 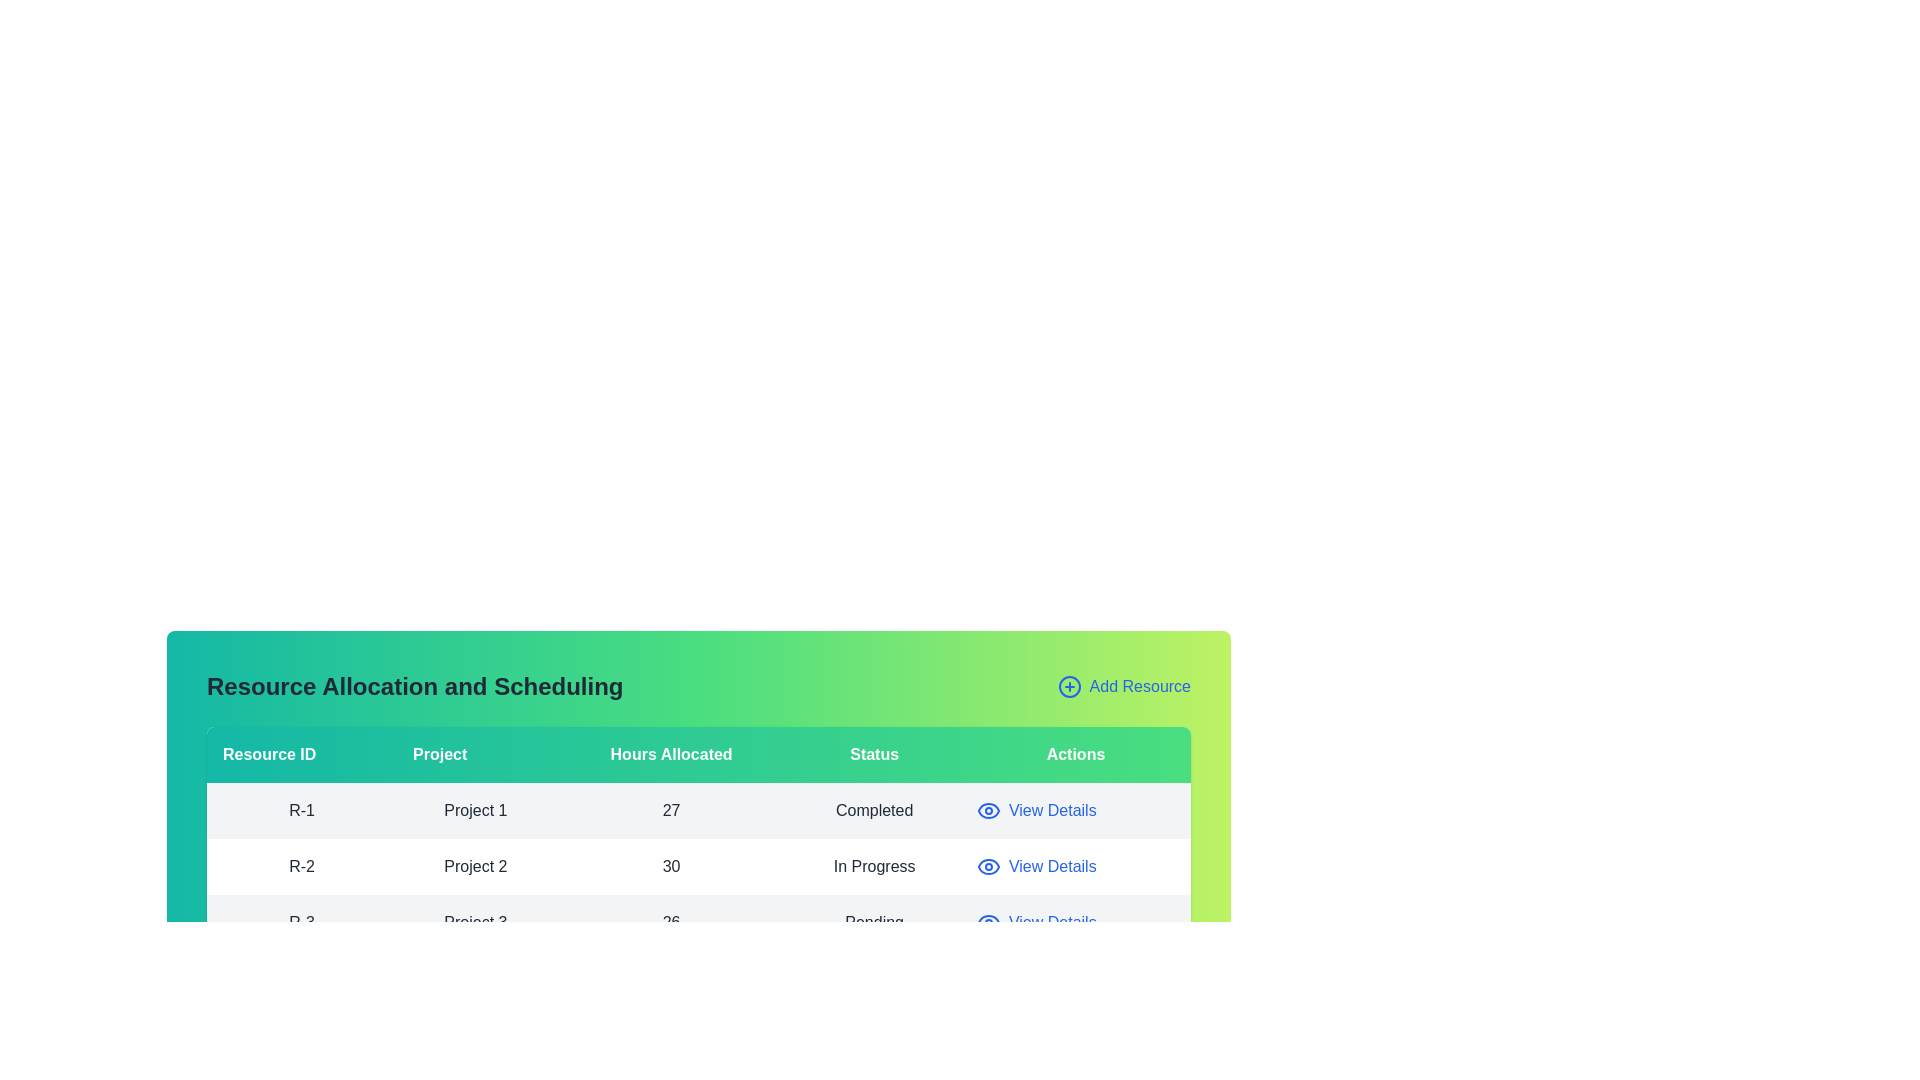 What do you see at coordinates (1036, 810) in the screenshot?
I see `the 'View Details' link for the resource with ID 'R-1'` at bounding box center [1036, 810].